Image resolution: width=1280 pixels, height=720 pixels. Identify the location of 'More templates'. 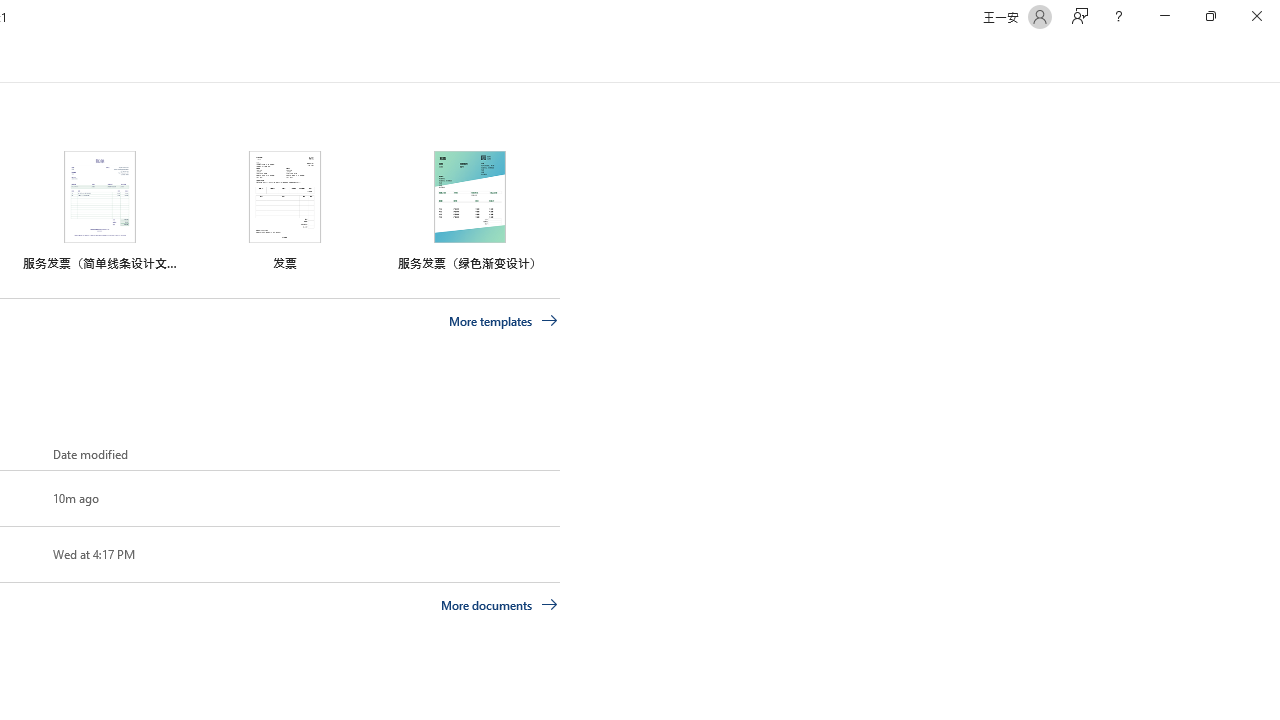
(503, 320).